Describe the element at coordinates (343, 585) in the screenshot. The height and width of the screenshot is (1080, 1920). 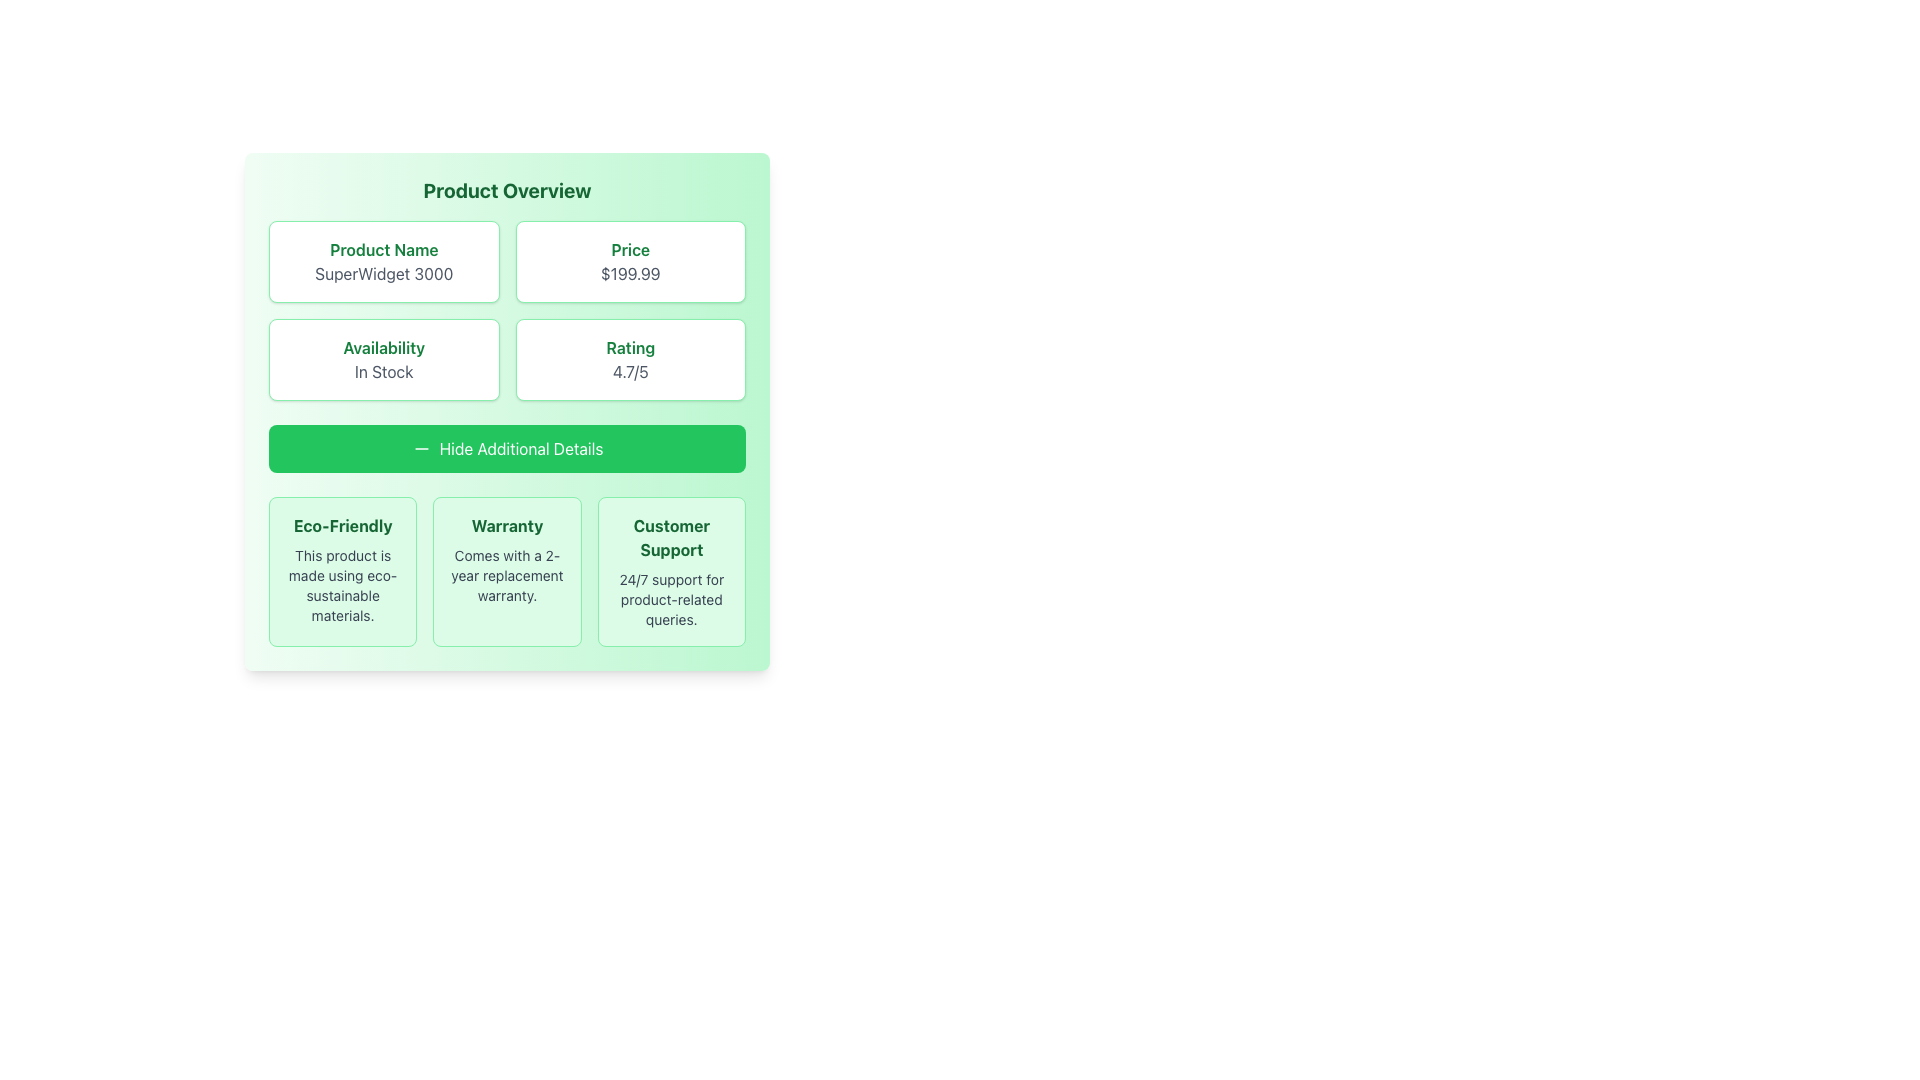
I see `text label stating 'This product is made using eco-sustainable materials.' located within the 'Eco-Friendly' section in the bottom-left quadrant of the interface` at that location.